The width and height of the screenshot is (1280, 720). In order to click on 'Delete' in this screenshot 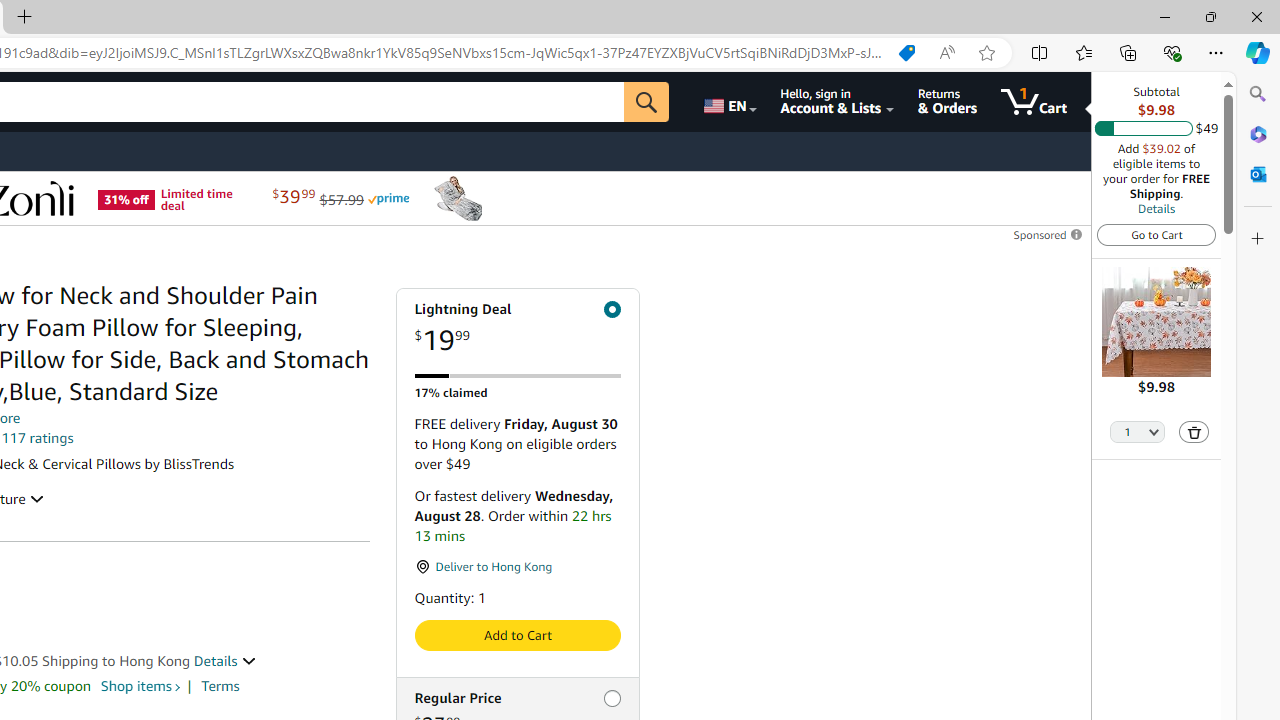, I will do `click(1194, 430)`.